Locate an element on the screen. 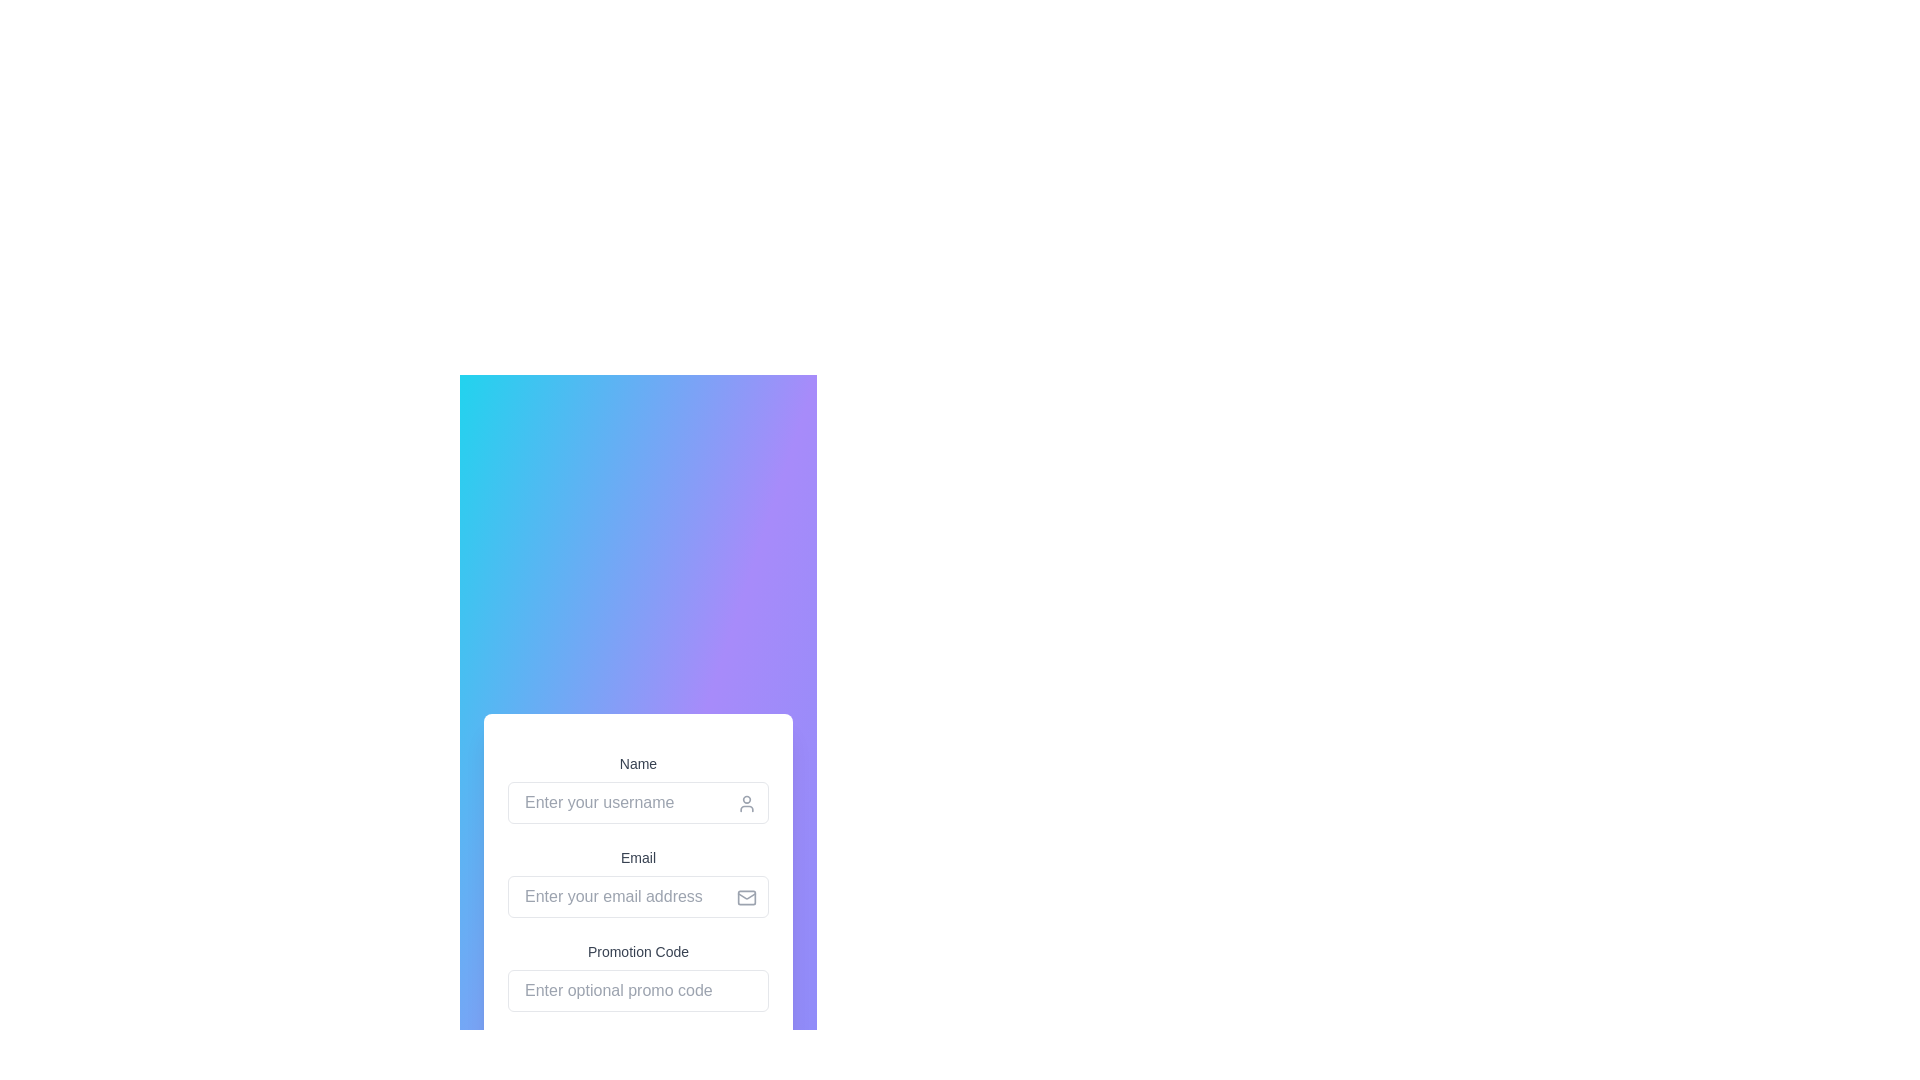 Image resolution: width=1920 pixels, height=1080 pixels. the text input field labeled 'Name' that displays 'Enter your username' as placeholder text to focus on it is located at coordinates (637, 788).